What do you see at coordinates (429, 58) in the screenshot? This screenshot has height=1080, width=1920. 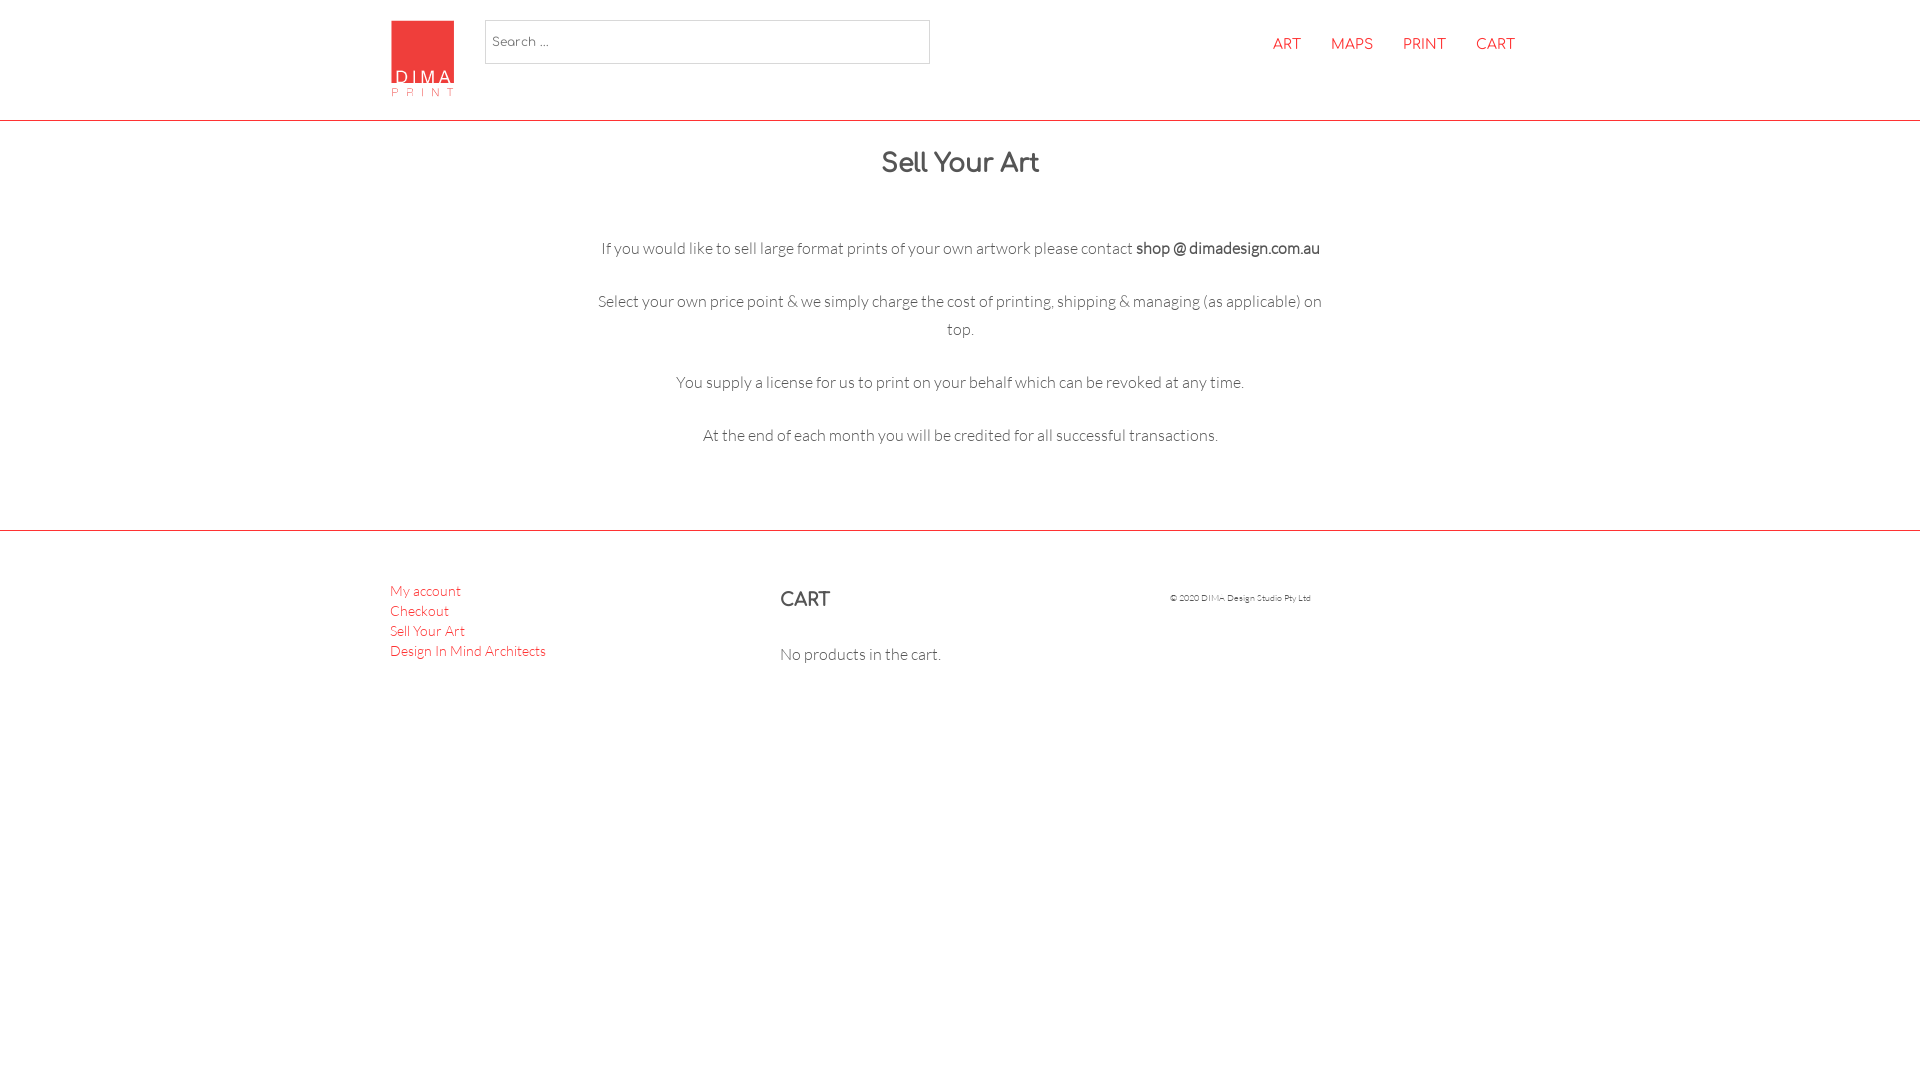 I see `'DIMA Print Shop'` at bounding box center [429, 58].